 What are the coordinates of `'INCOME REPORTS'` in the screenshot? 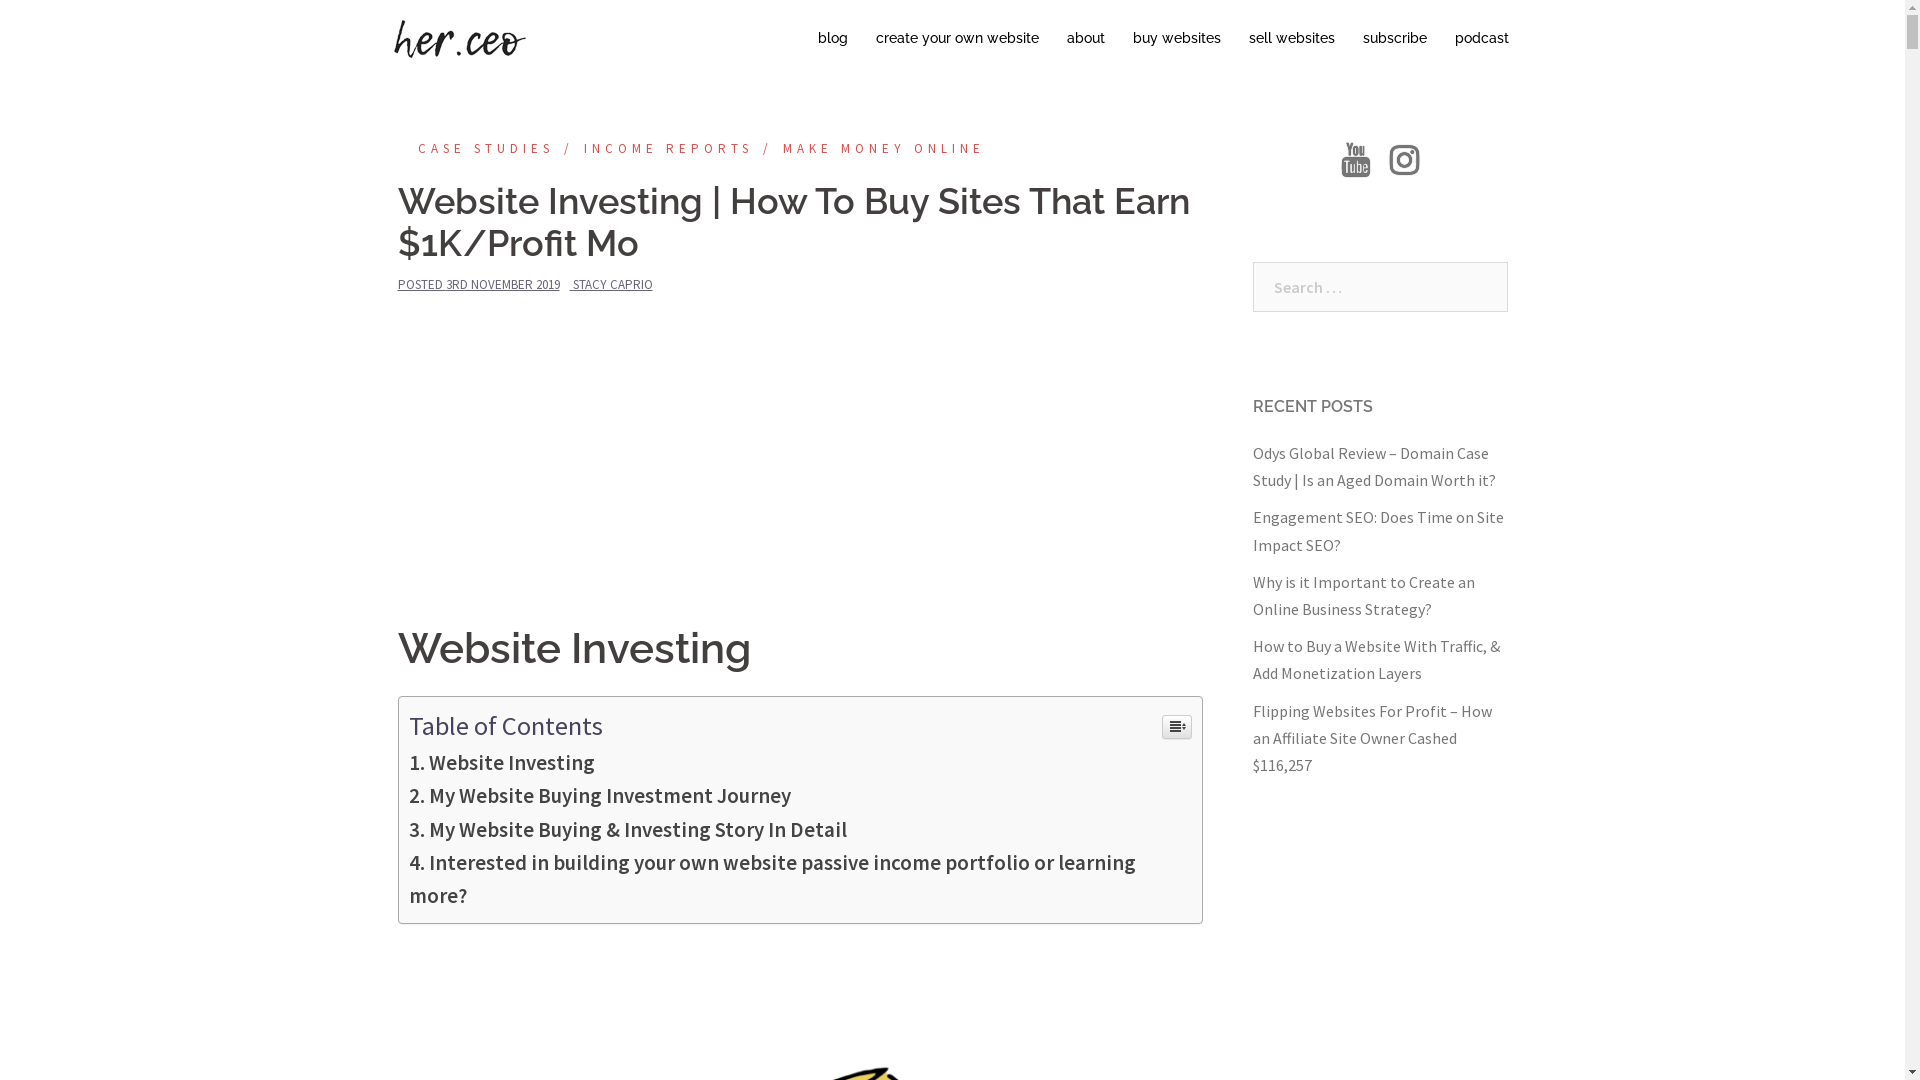 It's located at (653, 147).